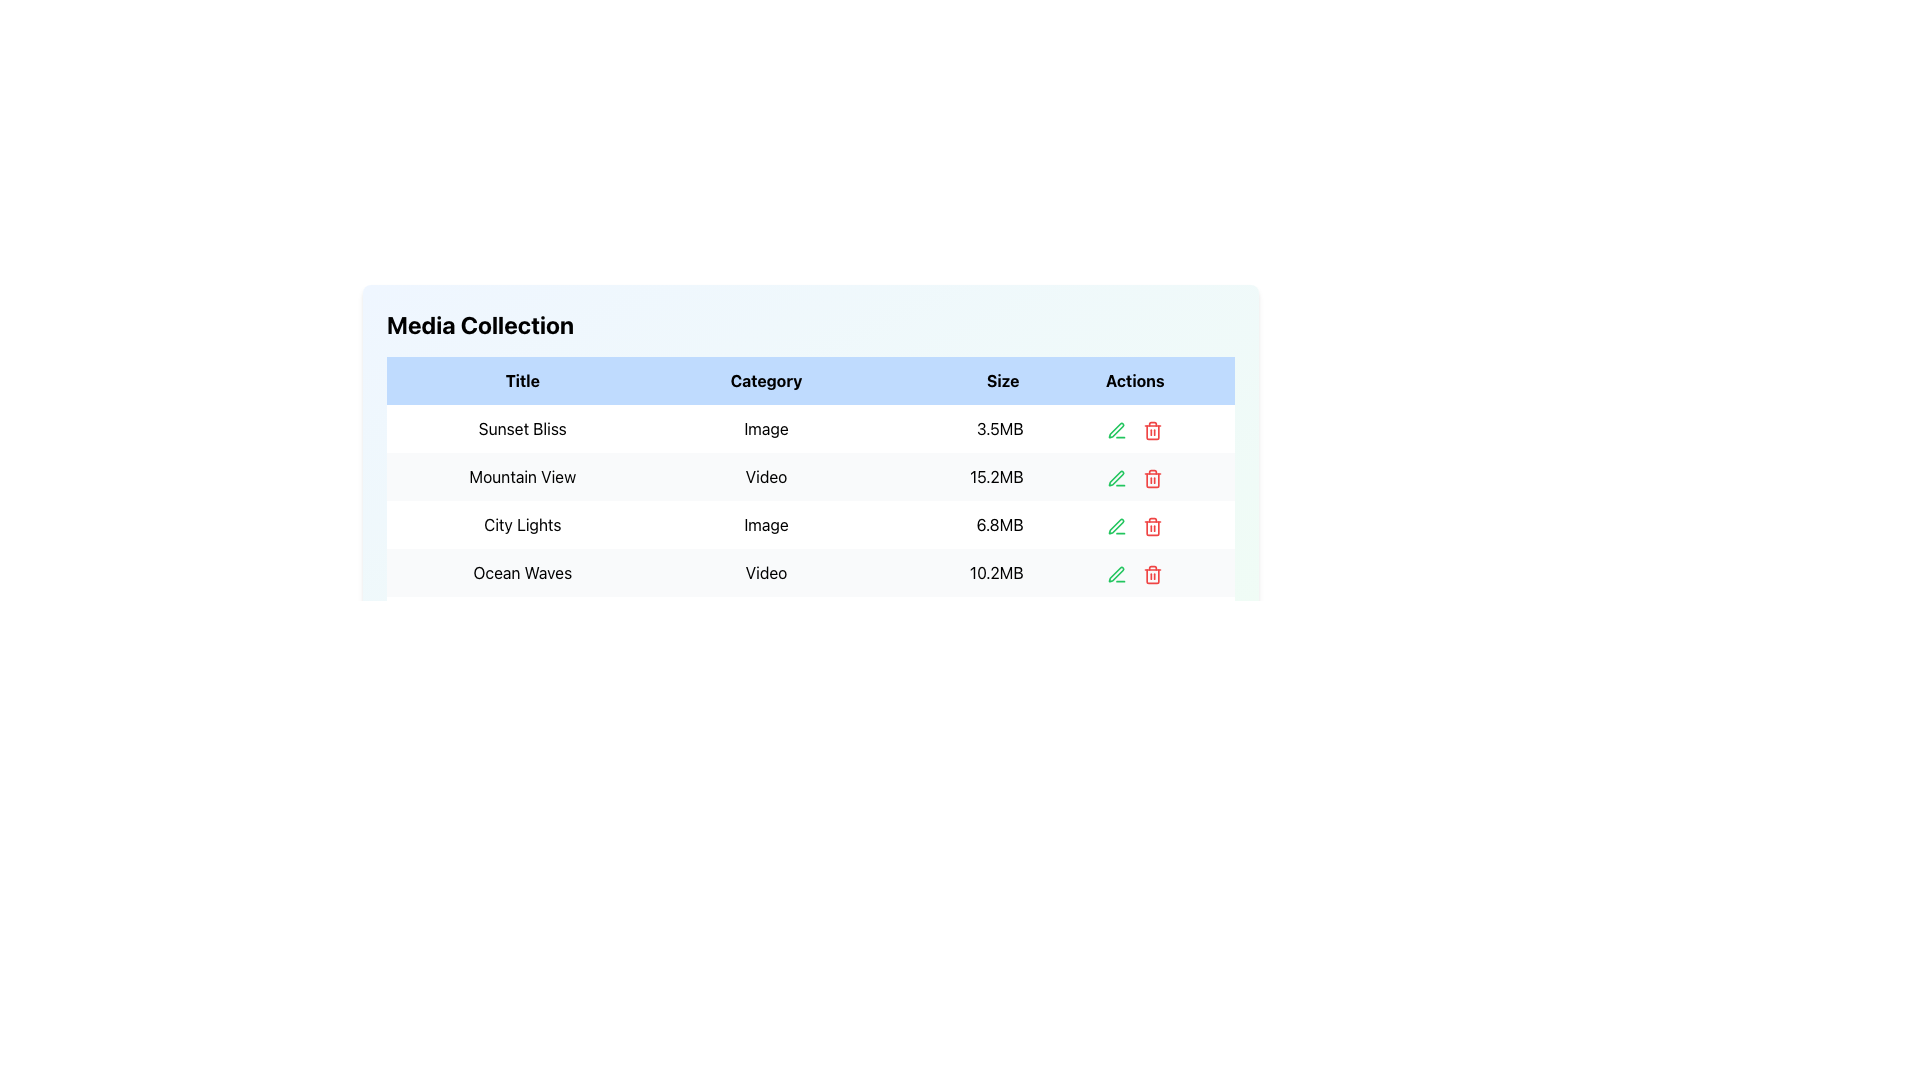  Describe the element at coordinates (765, 523) in the screenshot. I see `the static textual label in the second column of the third row of the 'Media Collection' table, which indicates the category or type of the 'City Lights' media file` at that location.